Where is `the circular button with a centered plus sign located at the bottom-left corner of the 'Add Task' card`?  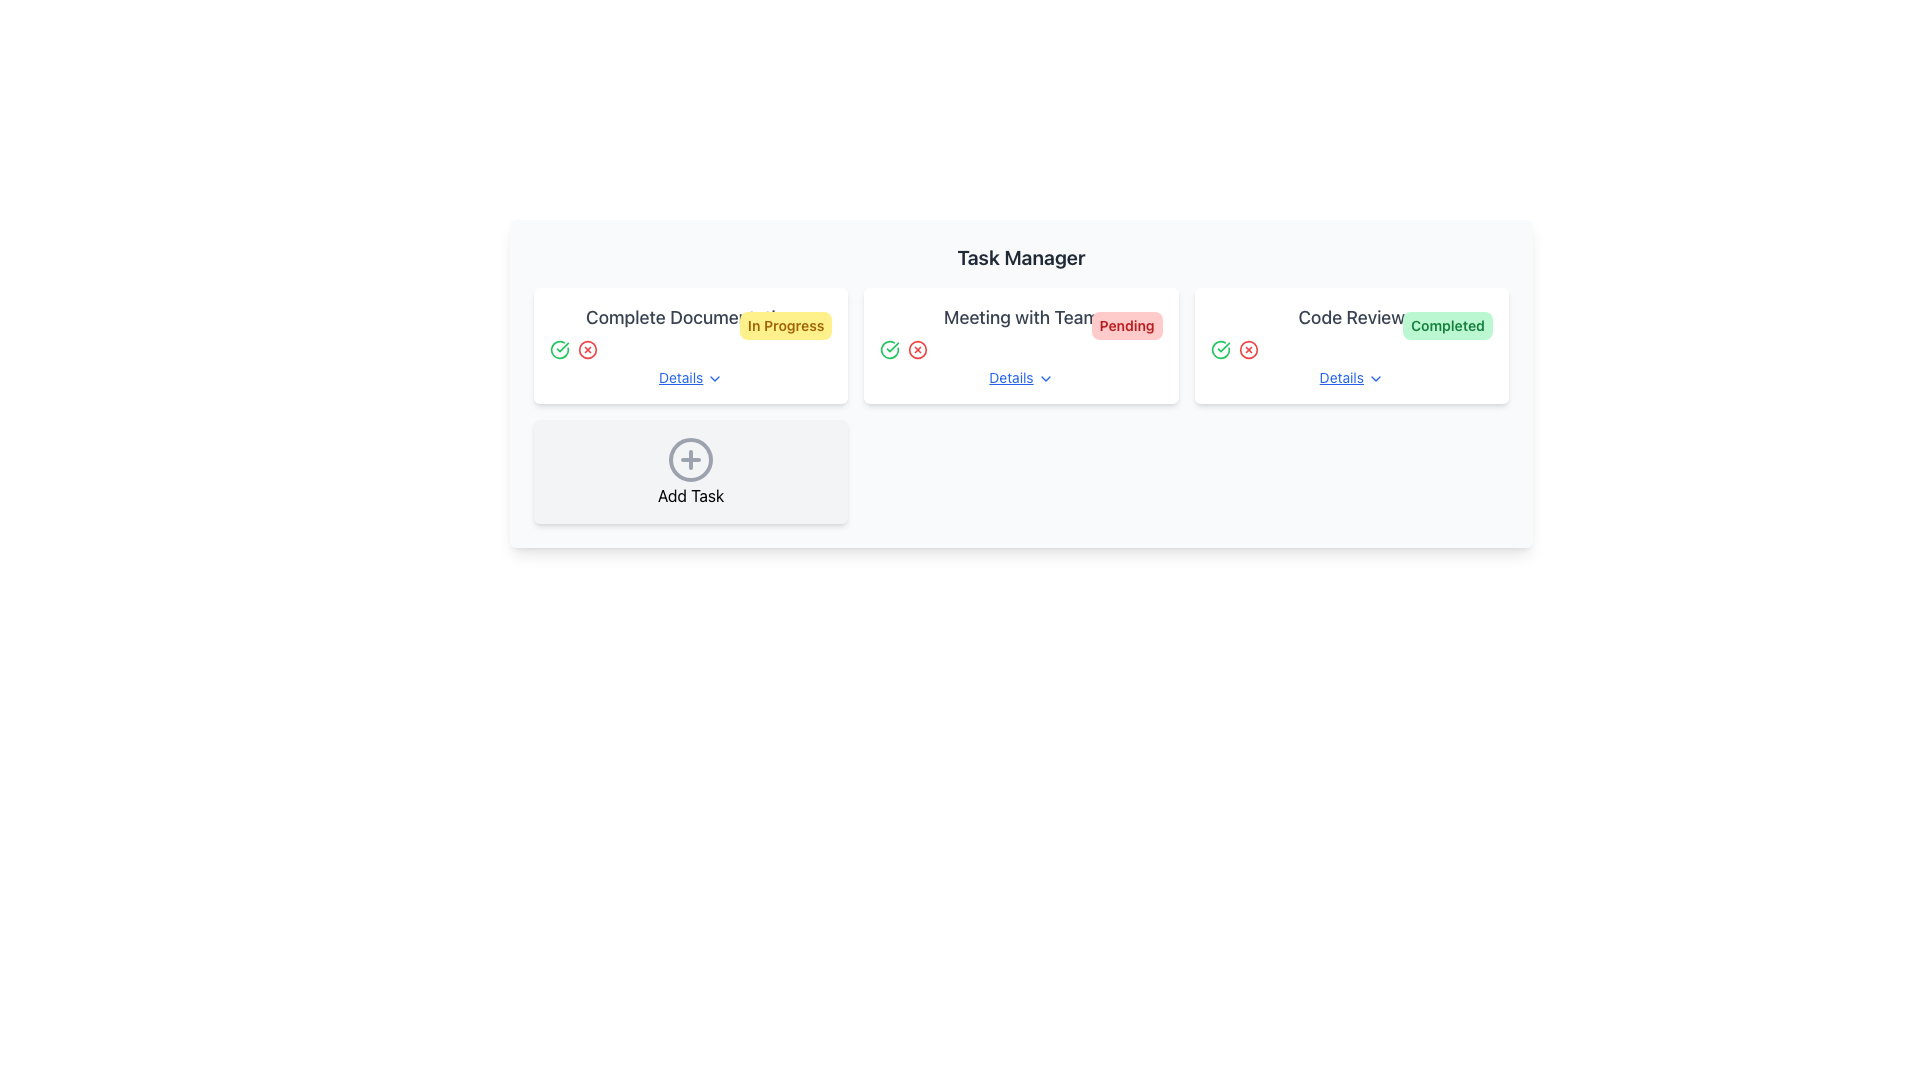
the circular button with a centered plus sign located at the bottom-left corner of the 'Add Task' card is located at coordinates (691, 459).